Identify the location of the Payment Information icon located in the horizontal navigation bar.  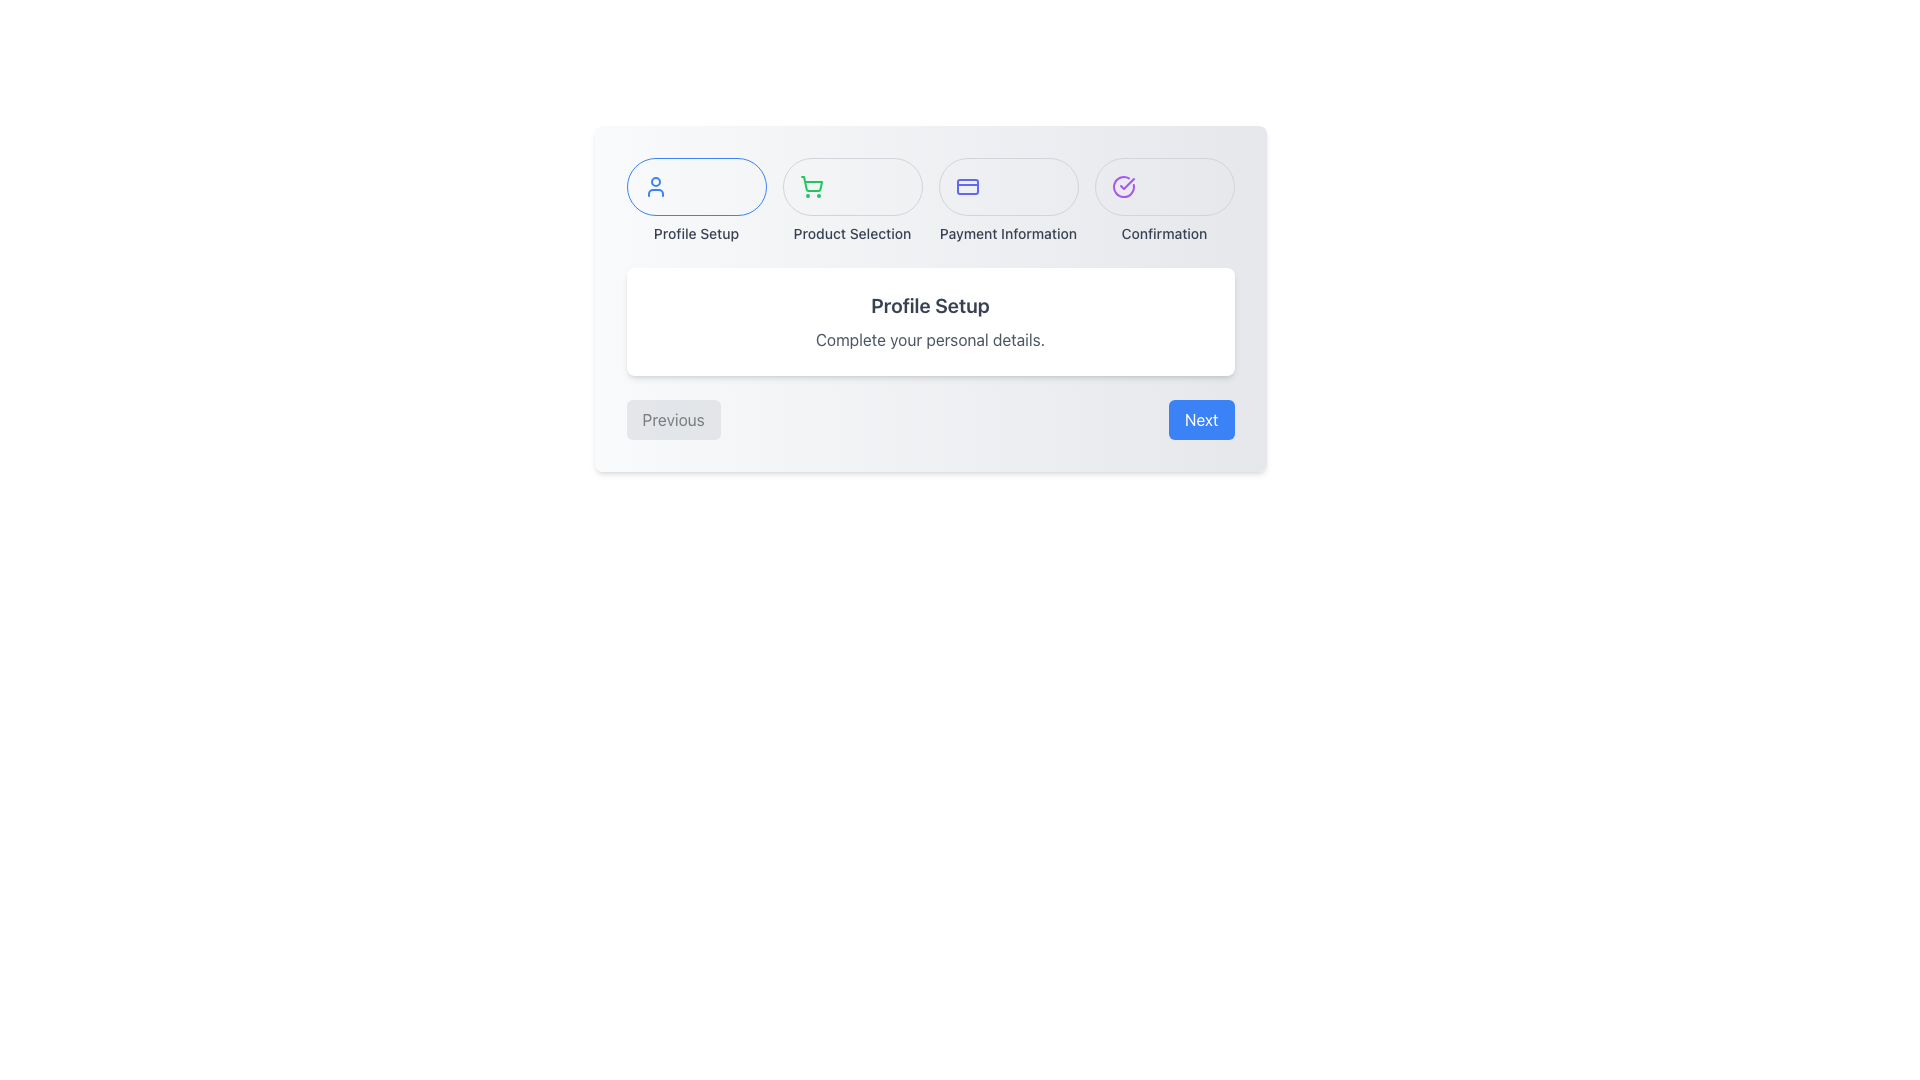
(967, 186).